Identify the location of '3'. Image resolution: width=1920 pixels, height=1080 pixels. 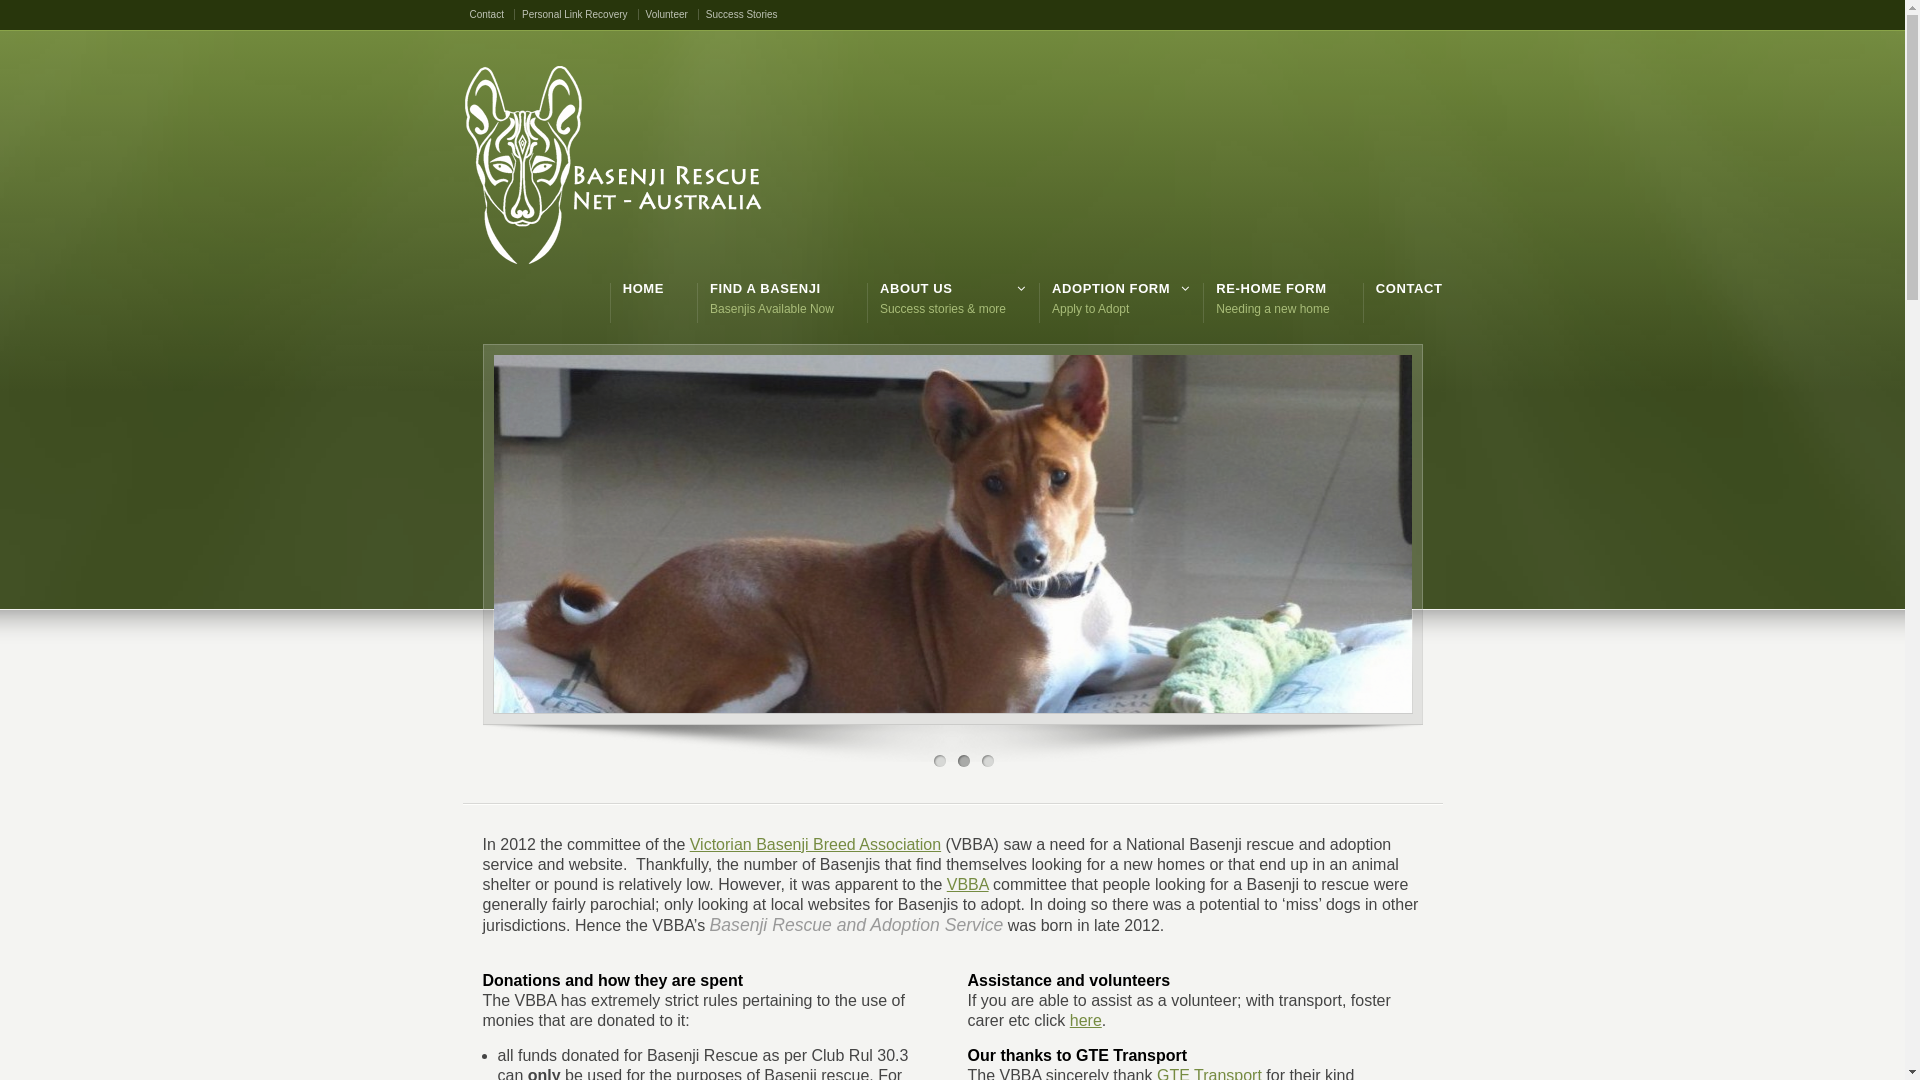
(988, 760).